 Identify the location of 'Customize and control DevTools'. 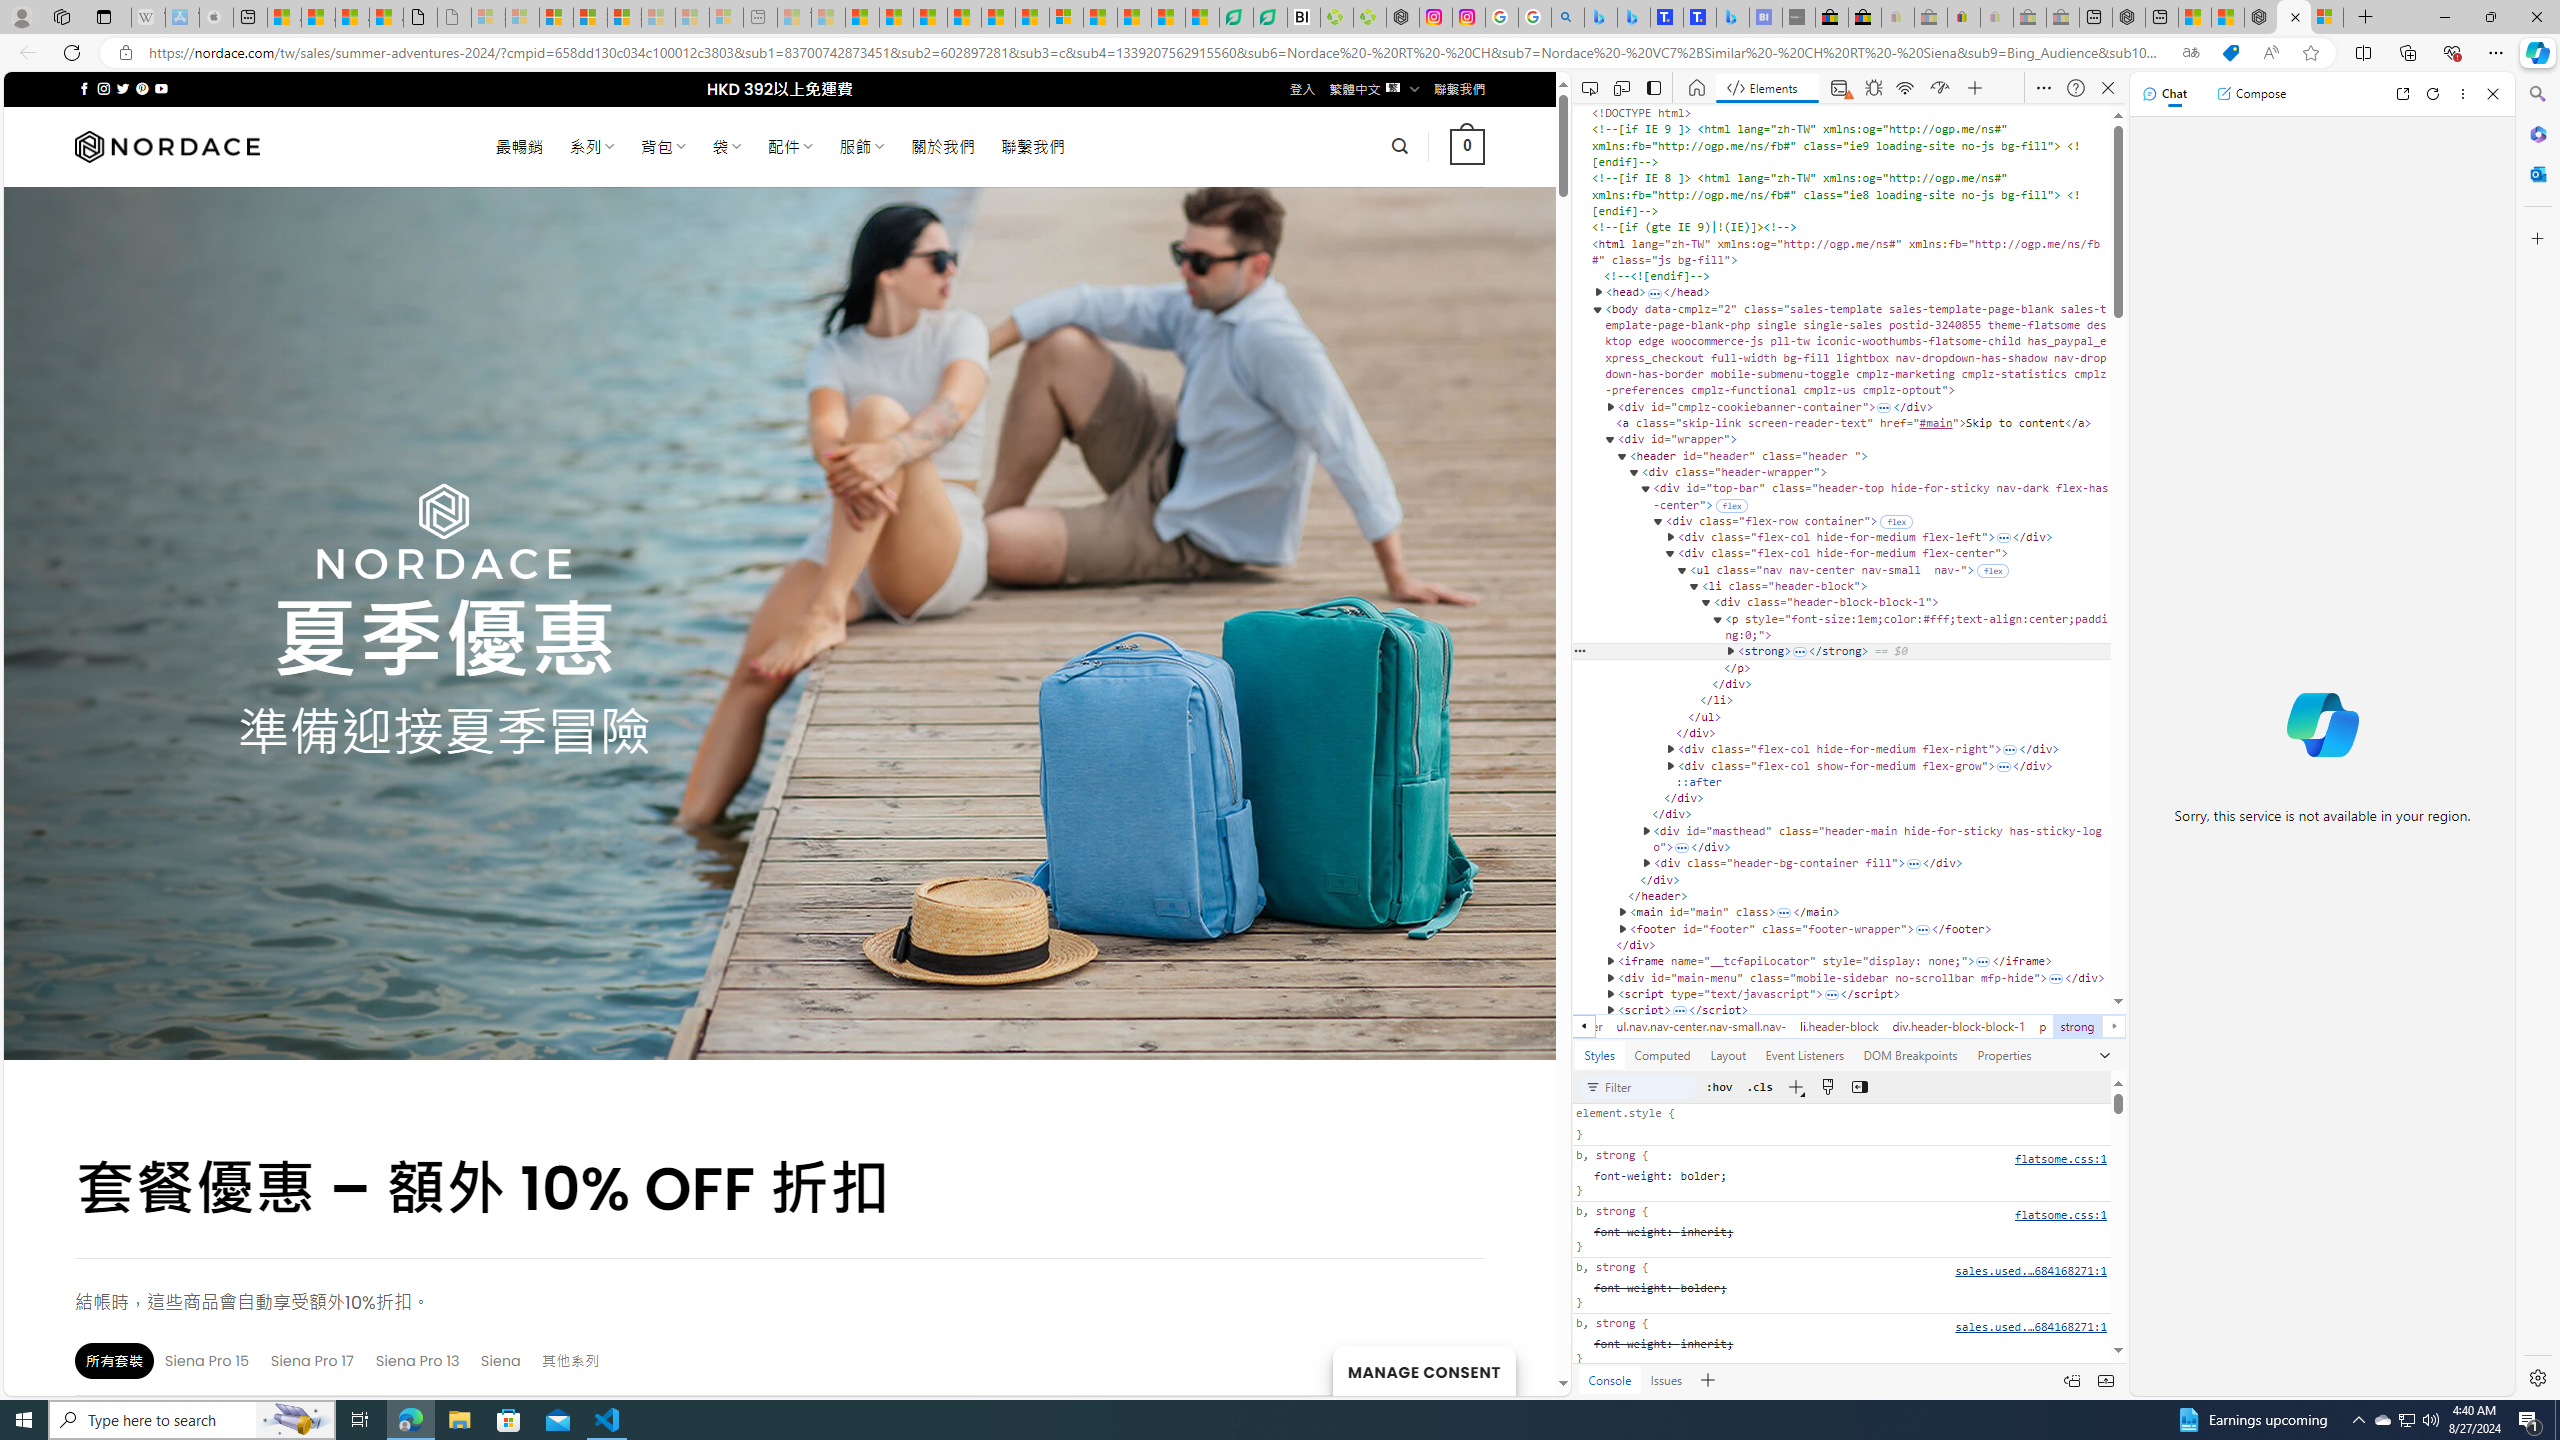
(2043, 87).